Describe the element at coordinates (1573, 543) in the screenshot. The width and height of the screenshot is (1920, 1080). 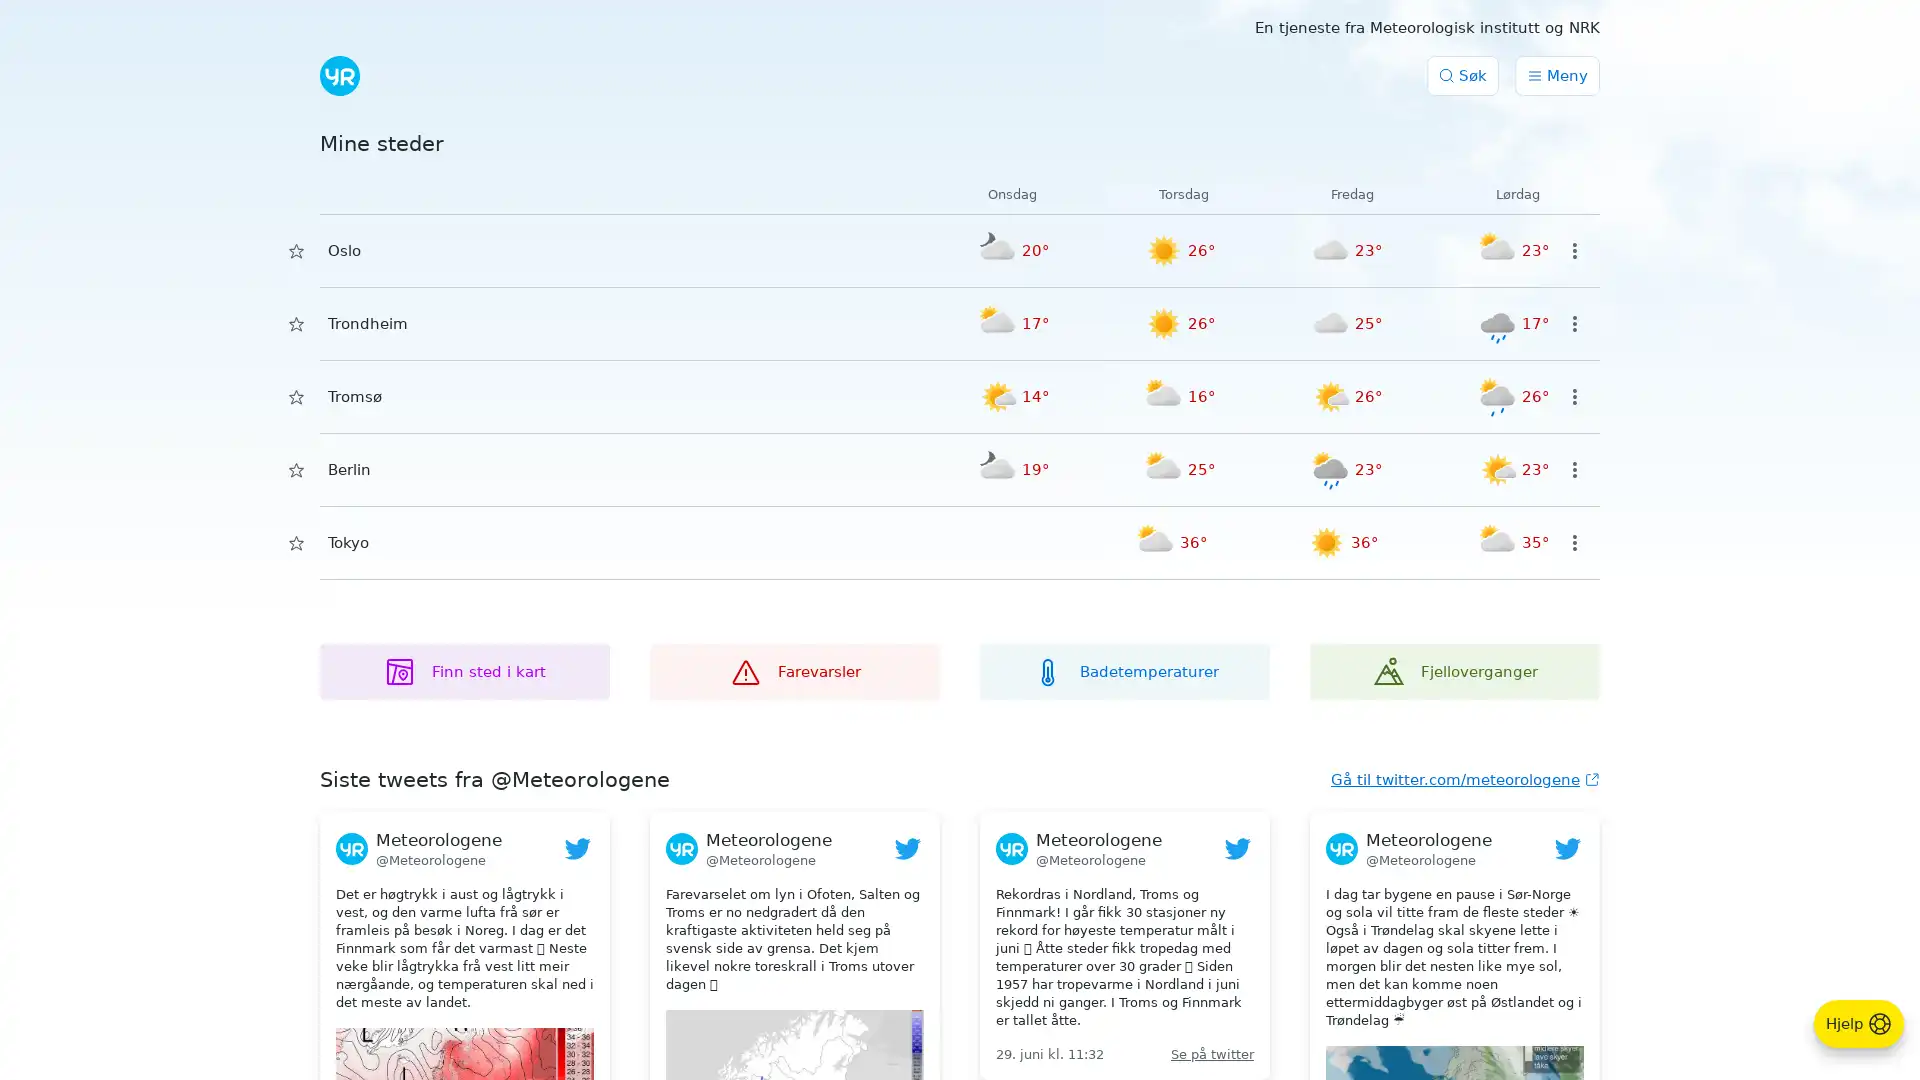
I see `Valg for sted` at that location.